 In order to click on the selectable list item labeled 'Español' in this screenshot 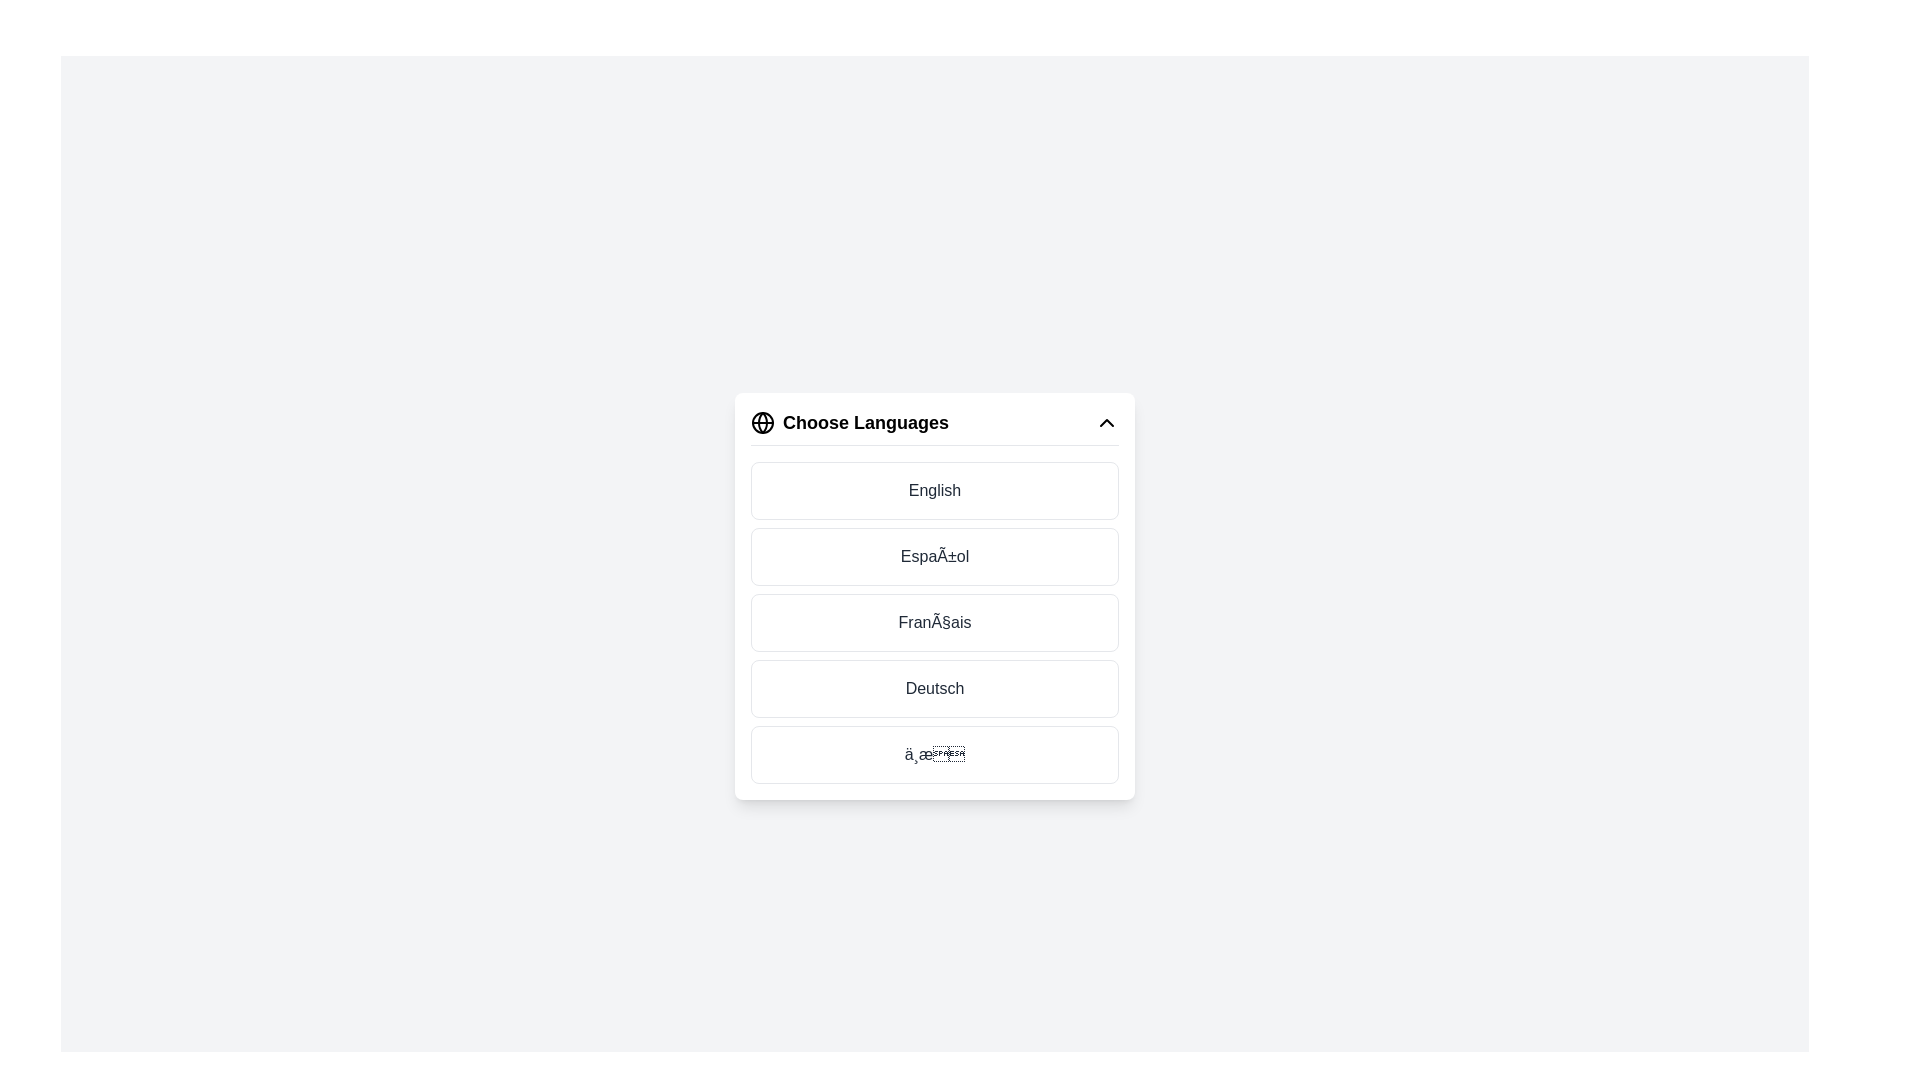, I will do `click(934, 555)`.